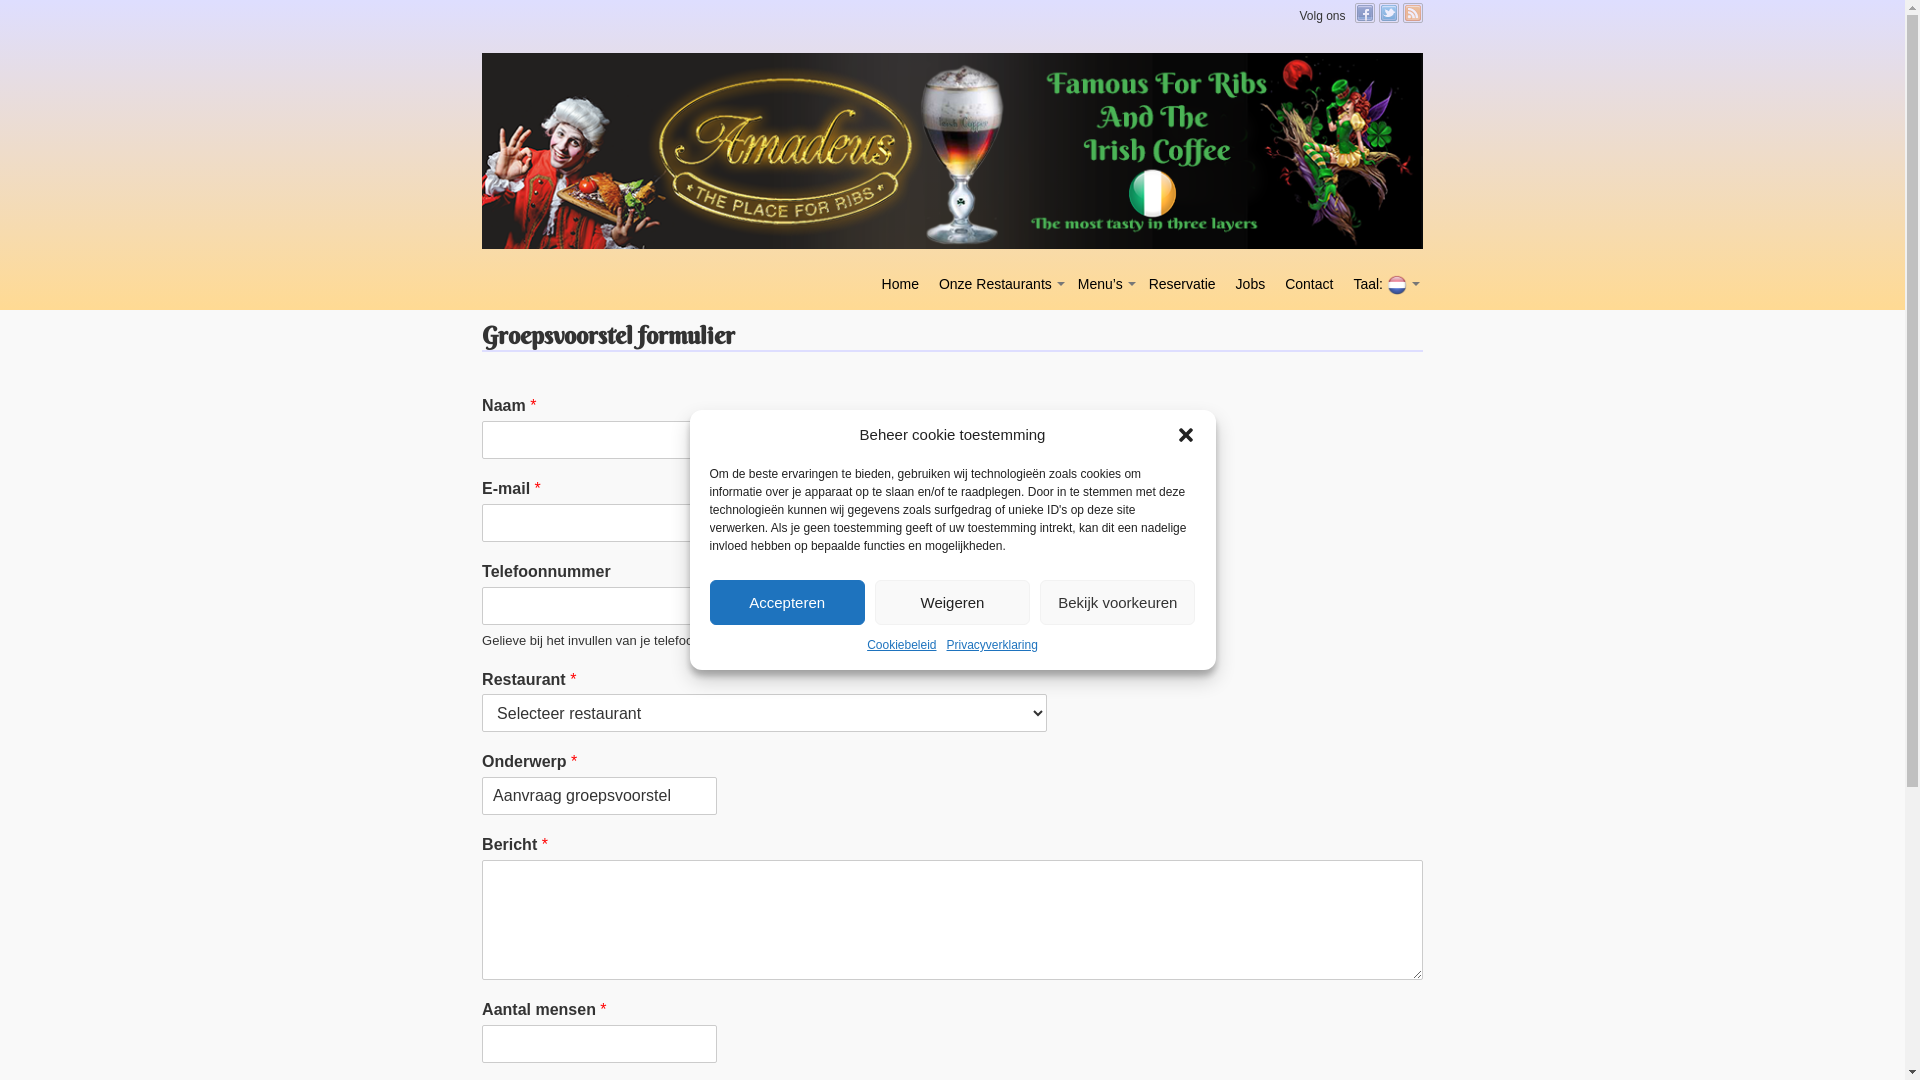 The width and height of the screenshot is (1920, 1080). What do you see at coordinates (1386, 12) in the screenshot?
I see `'Twitter'` at bounding box center [1386, 12].